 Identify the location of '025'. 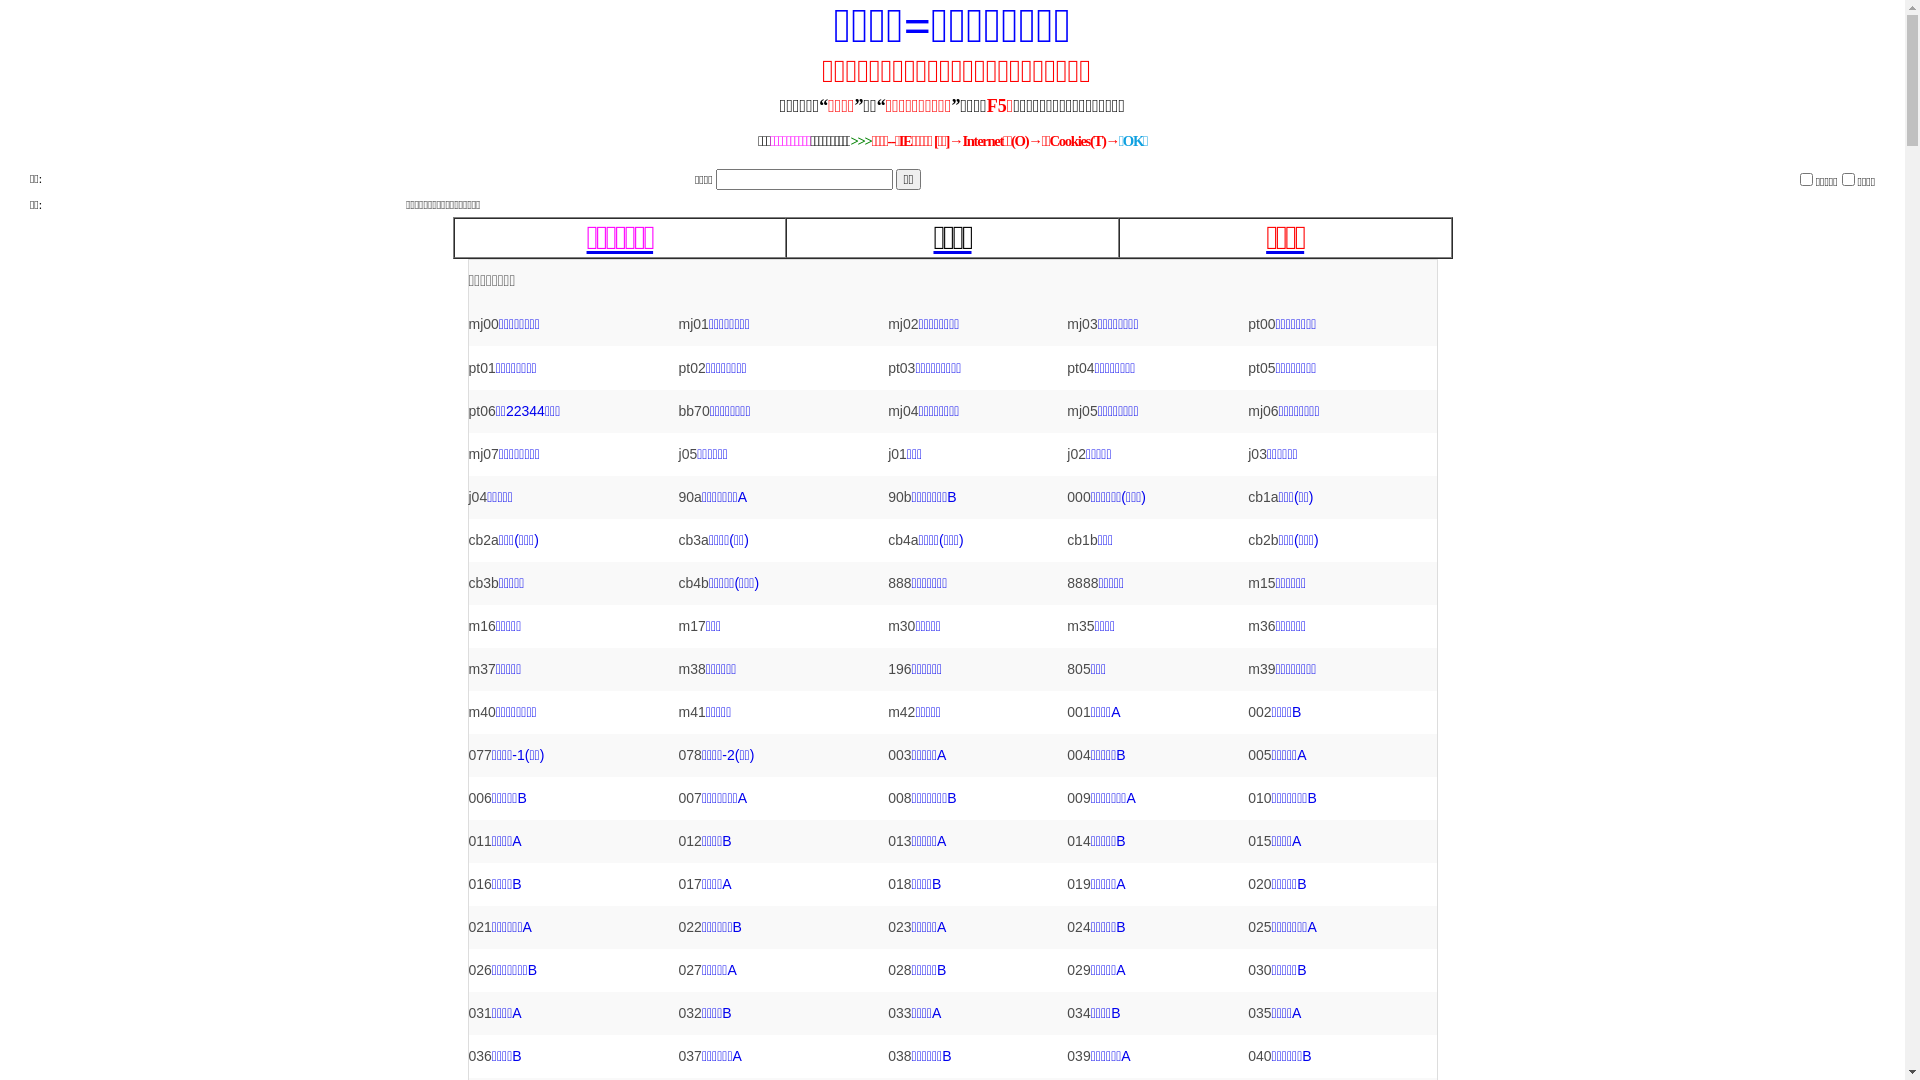
(1258, 926).